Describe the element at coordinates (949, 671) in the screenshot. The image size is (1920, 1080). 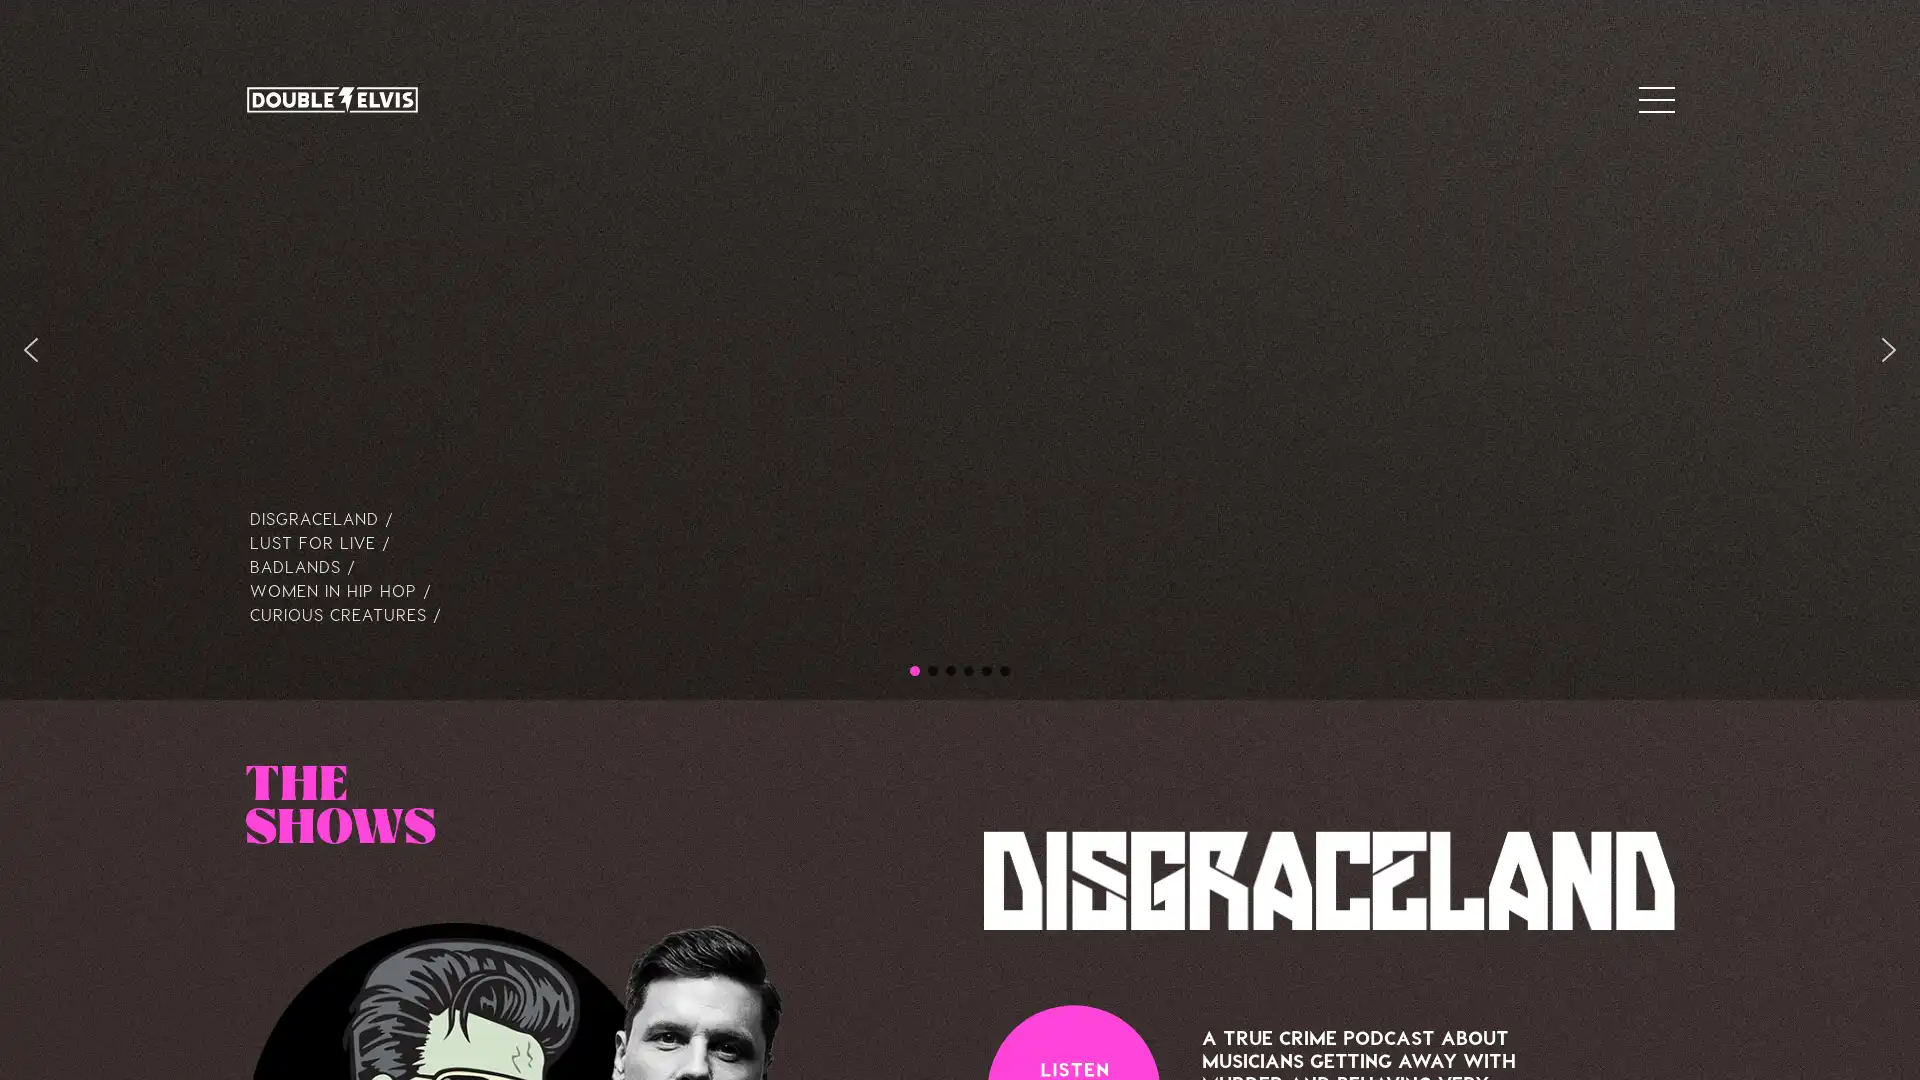
I see `Lust for Live hero` at that location.